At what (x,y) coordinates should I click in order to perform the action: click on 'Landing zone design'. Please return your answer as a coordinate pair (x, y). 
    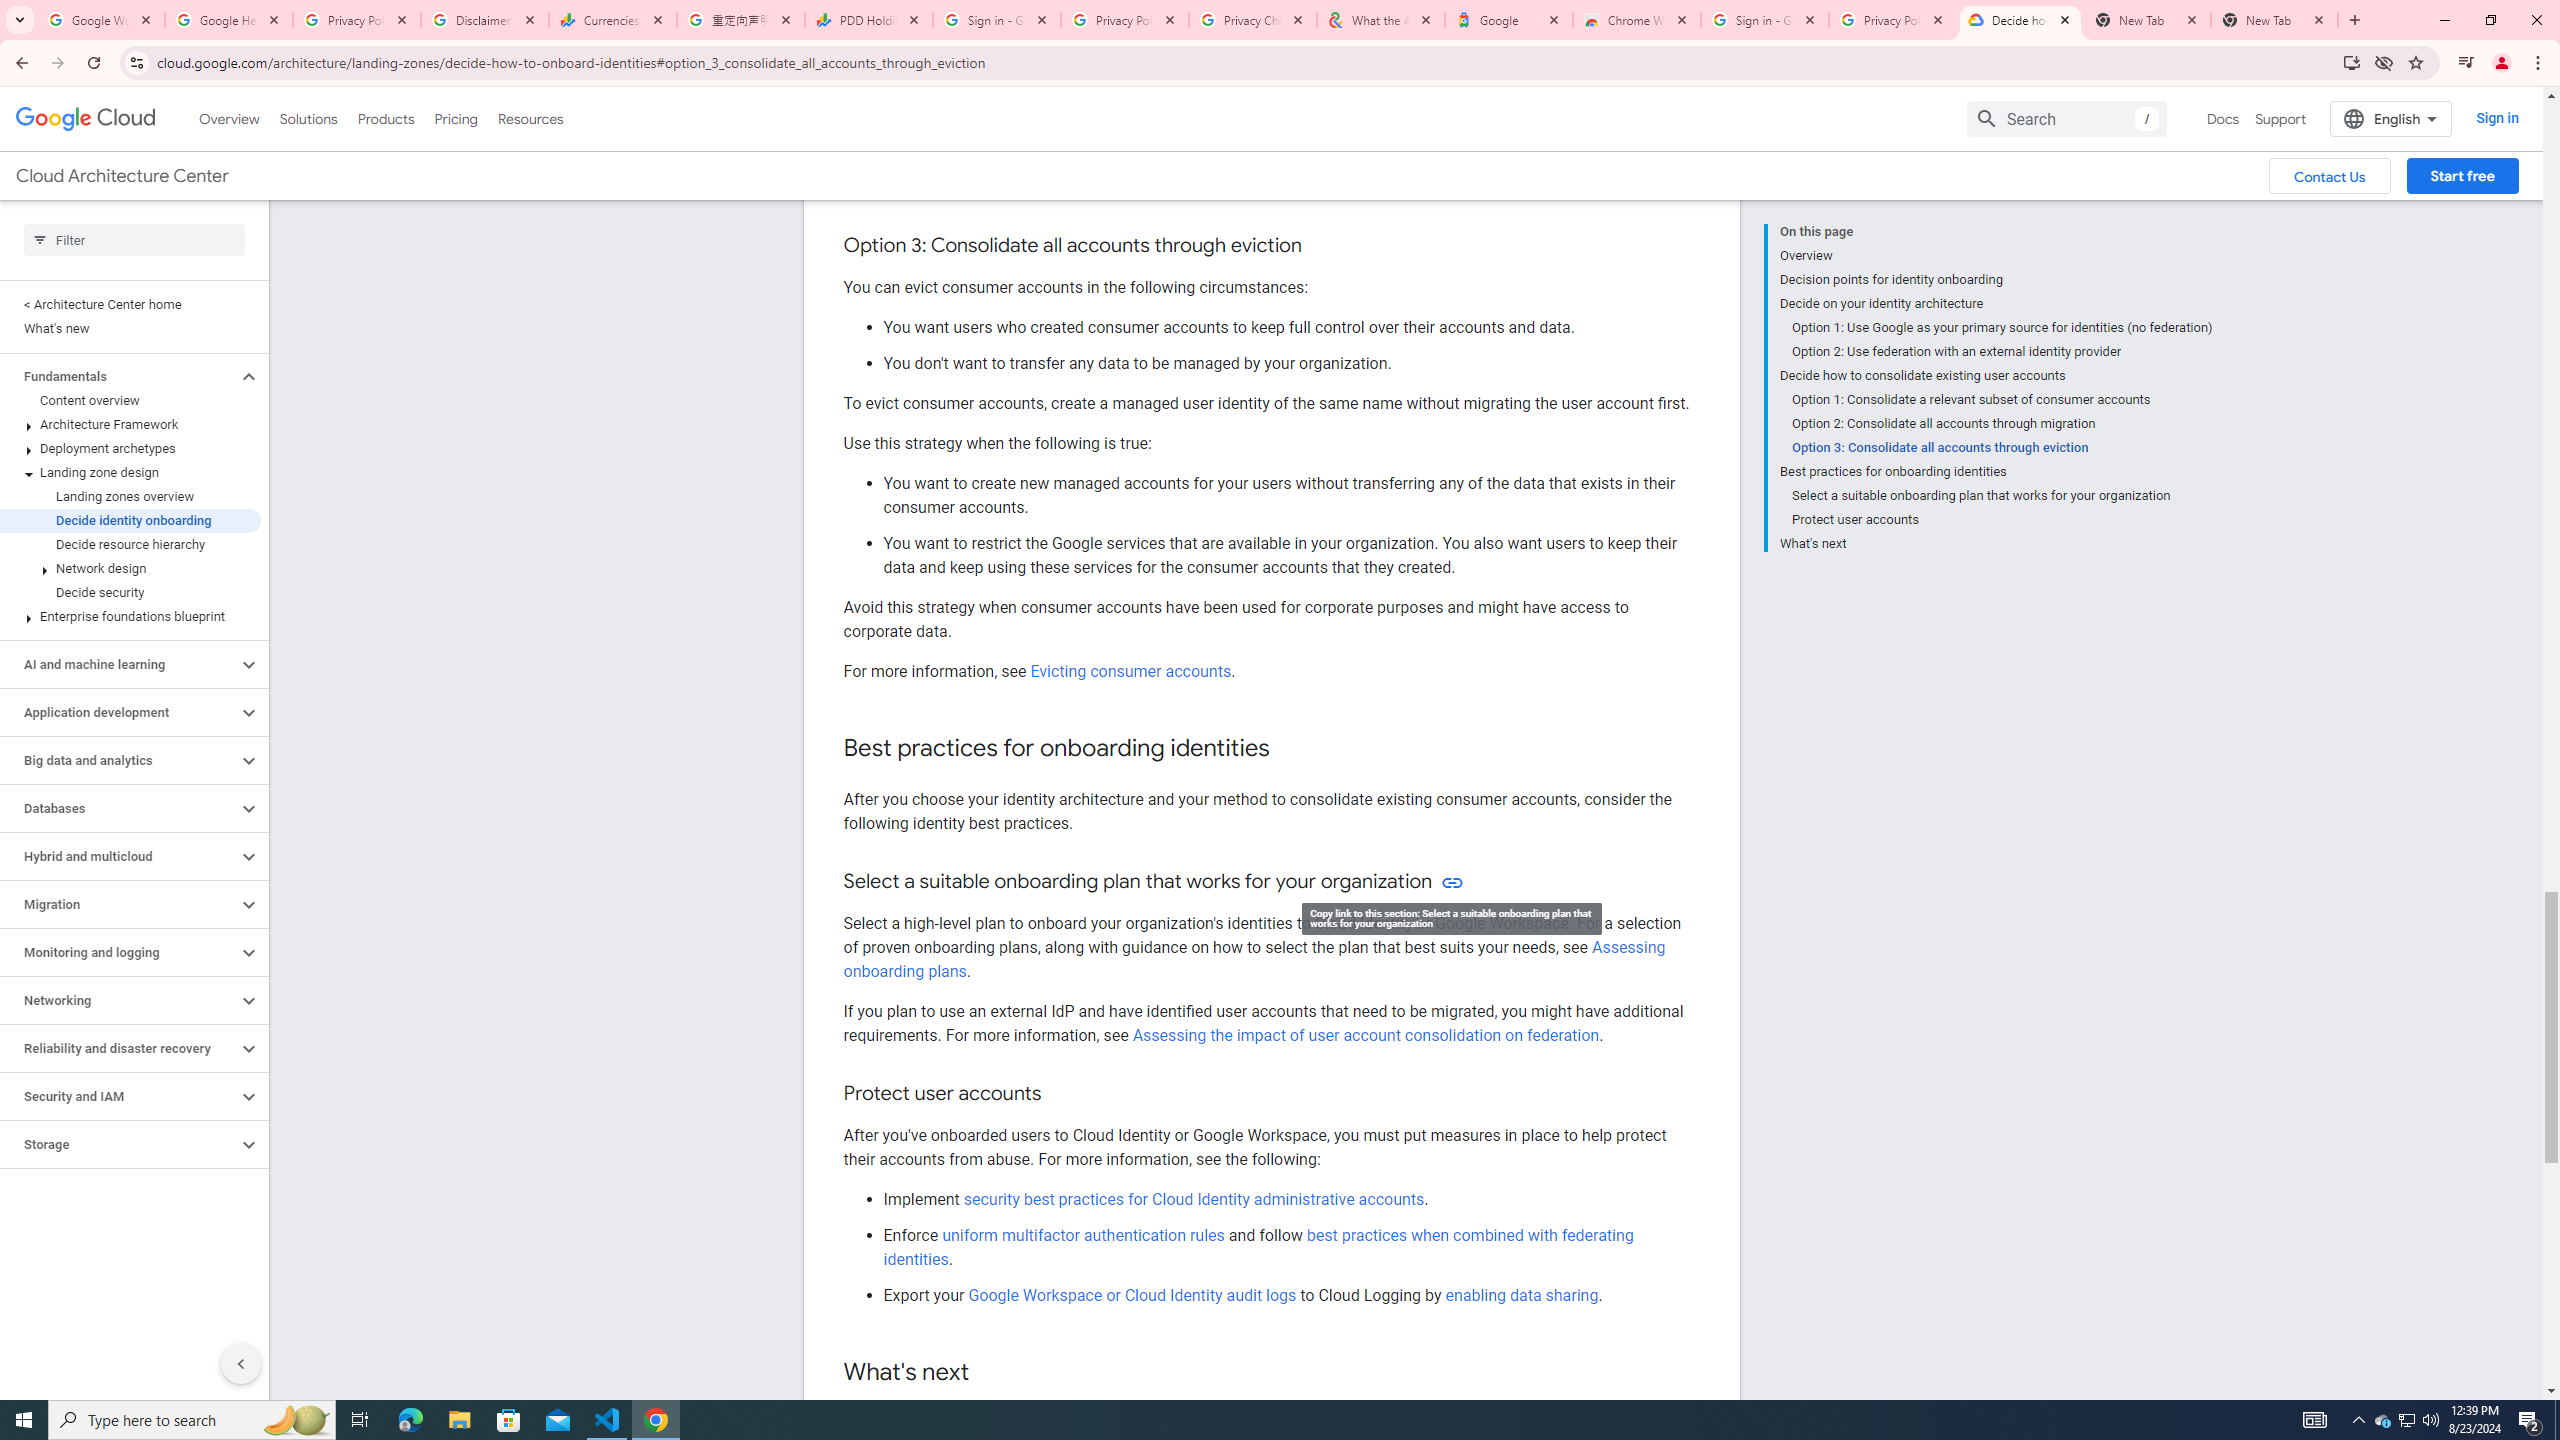
    Looking at the image, I should click on (130, 472).